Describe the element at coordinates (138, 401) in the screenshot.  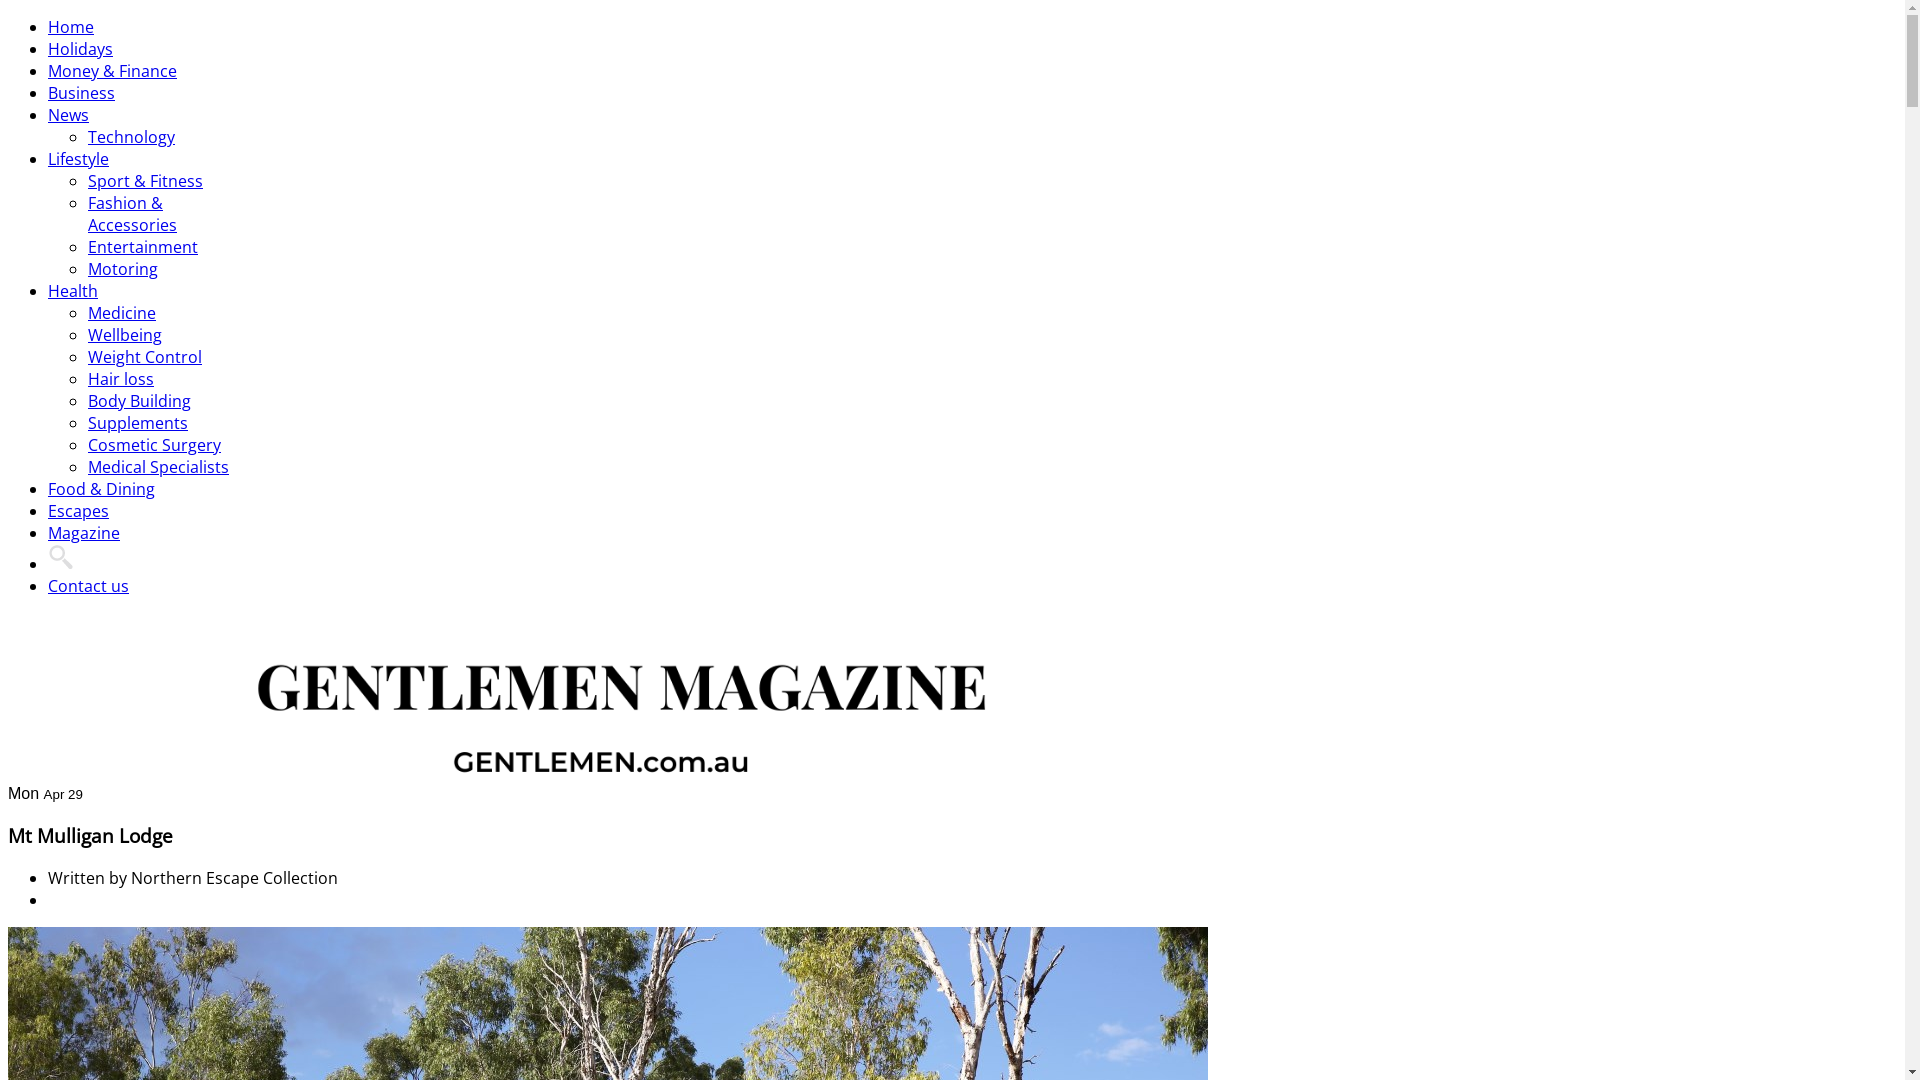
I see `'Body Building'` at that location.